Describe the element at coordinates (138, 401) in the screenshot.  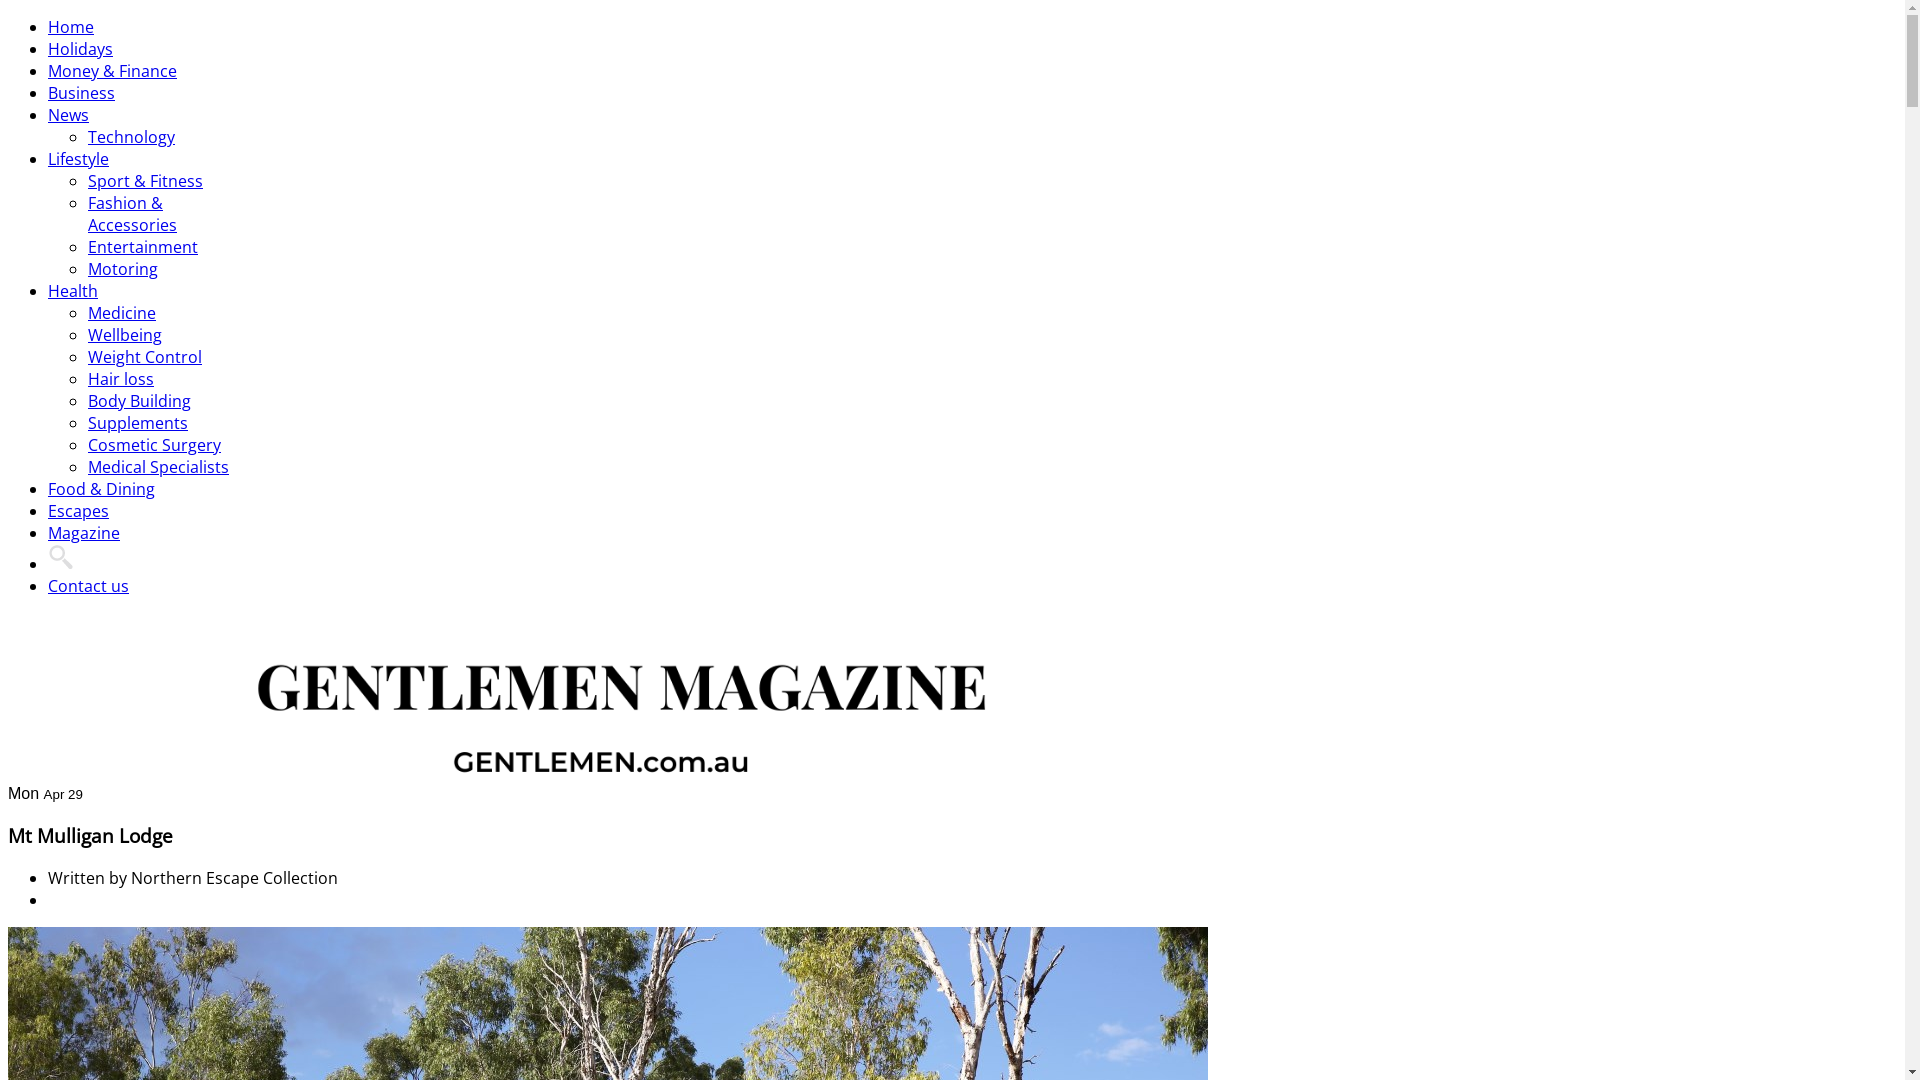
I see `'Body Building'` at that location.